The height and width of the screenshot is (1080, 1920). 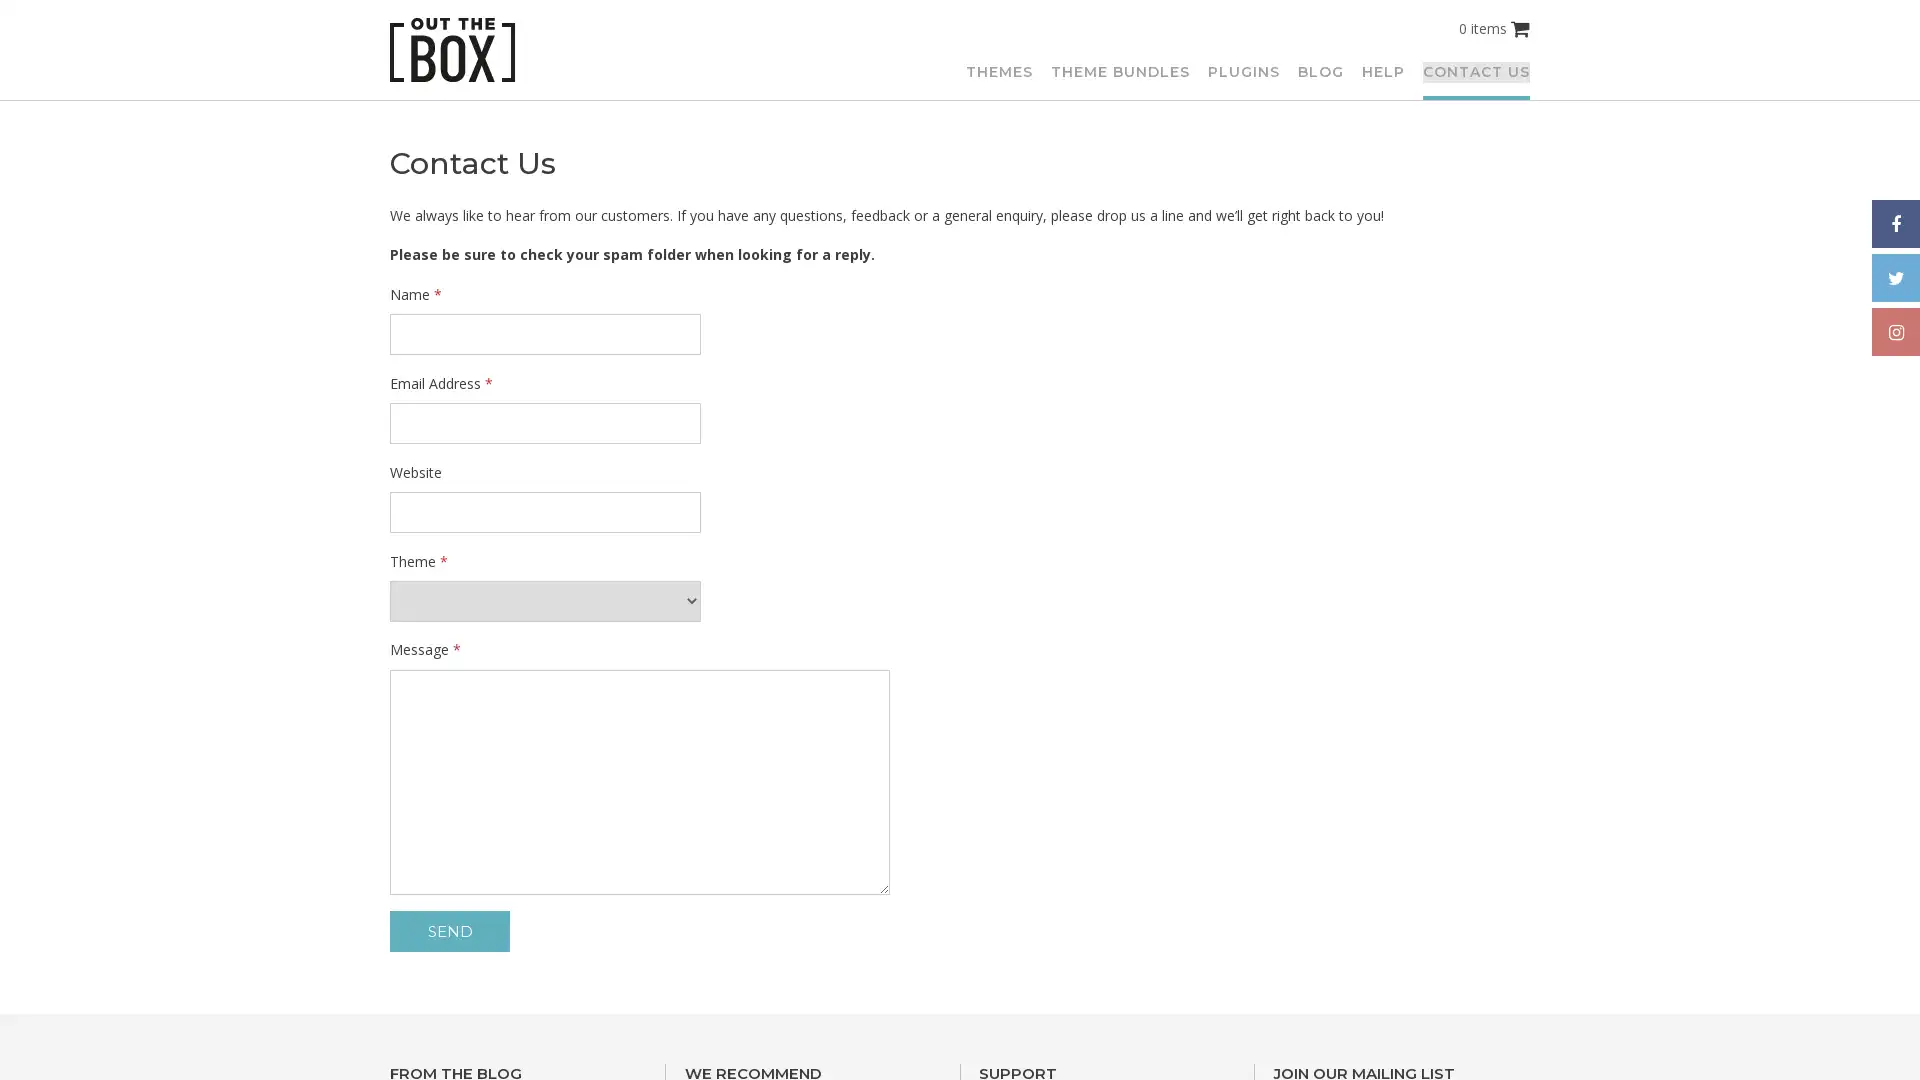 I want to click on Send, so click(x=449, y=931).